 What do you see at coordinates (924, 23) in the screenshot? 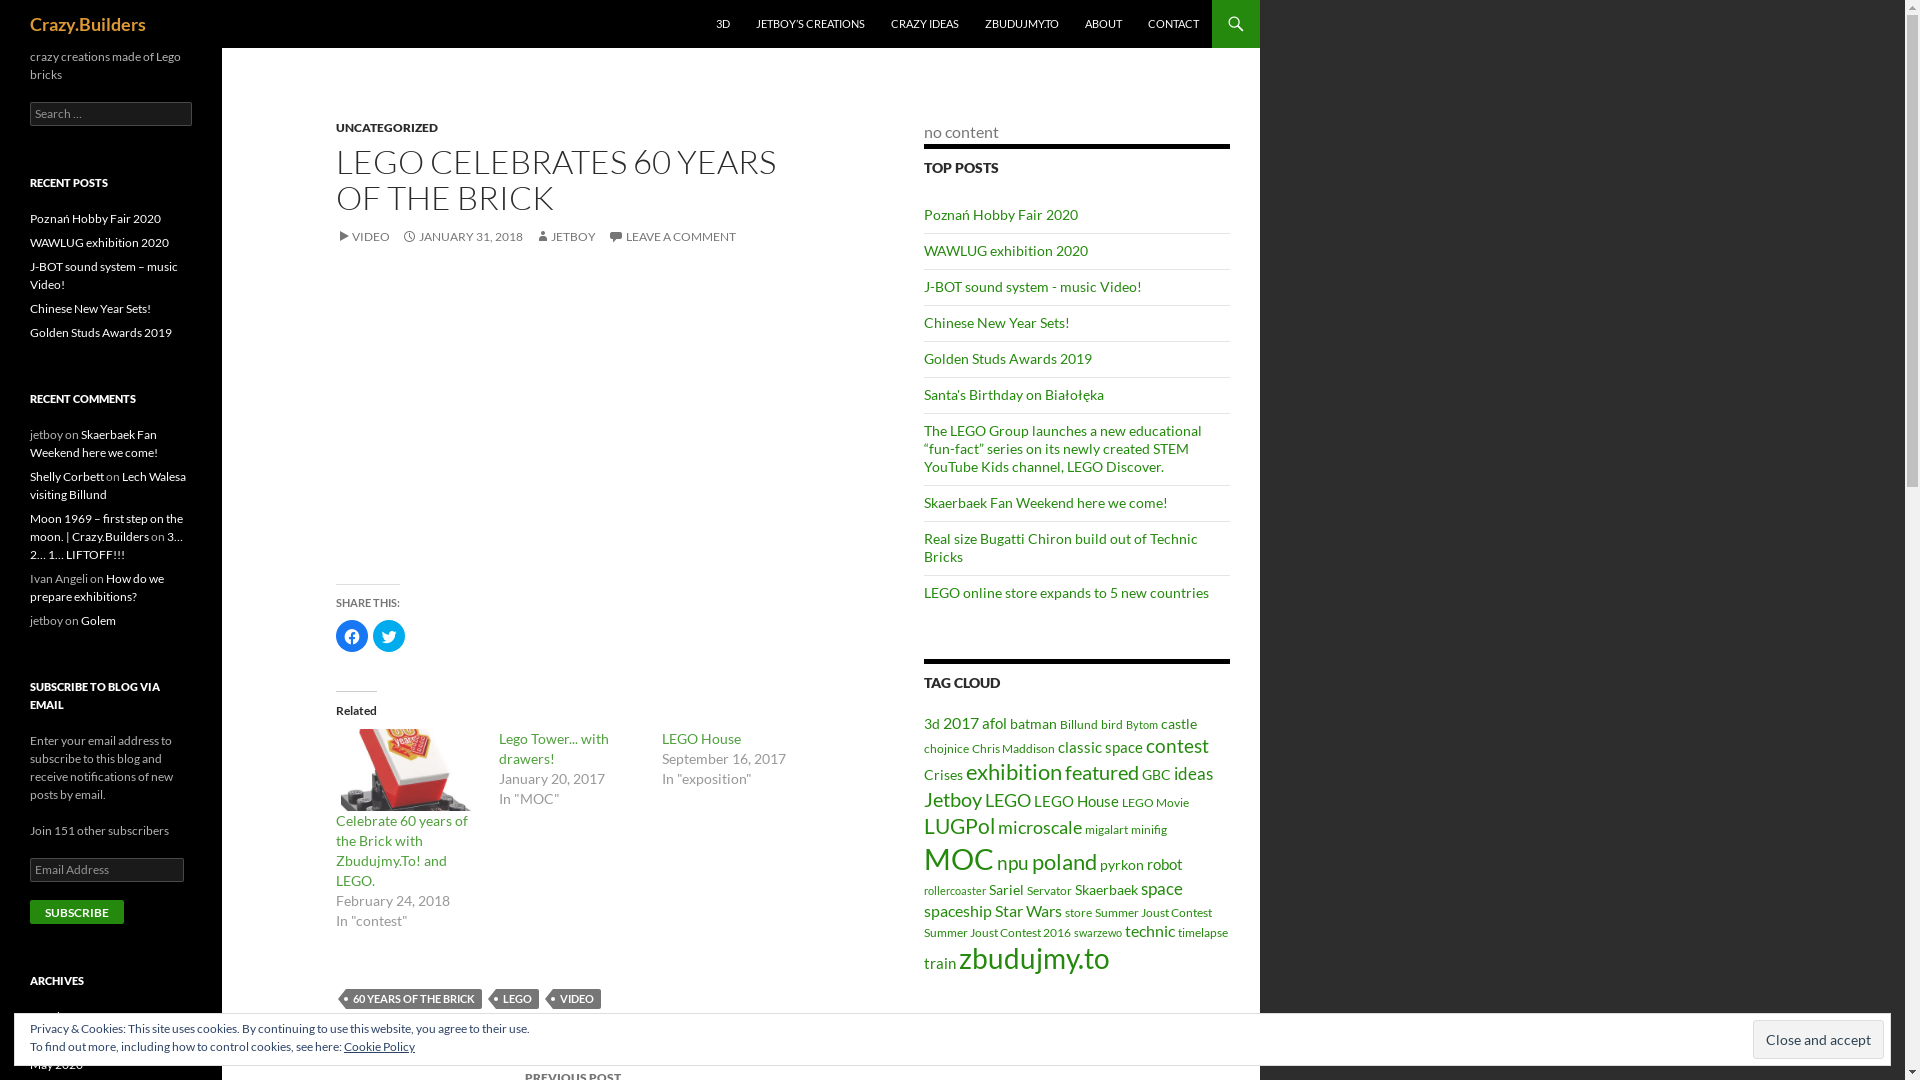
I see `'CRAZY IDEAS'` at bounding box center [924, 23].